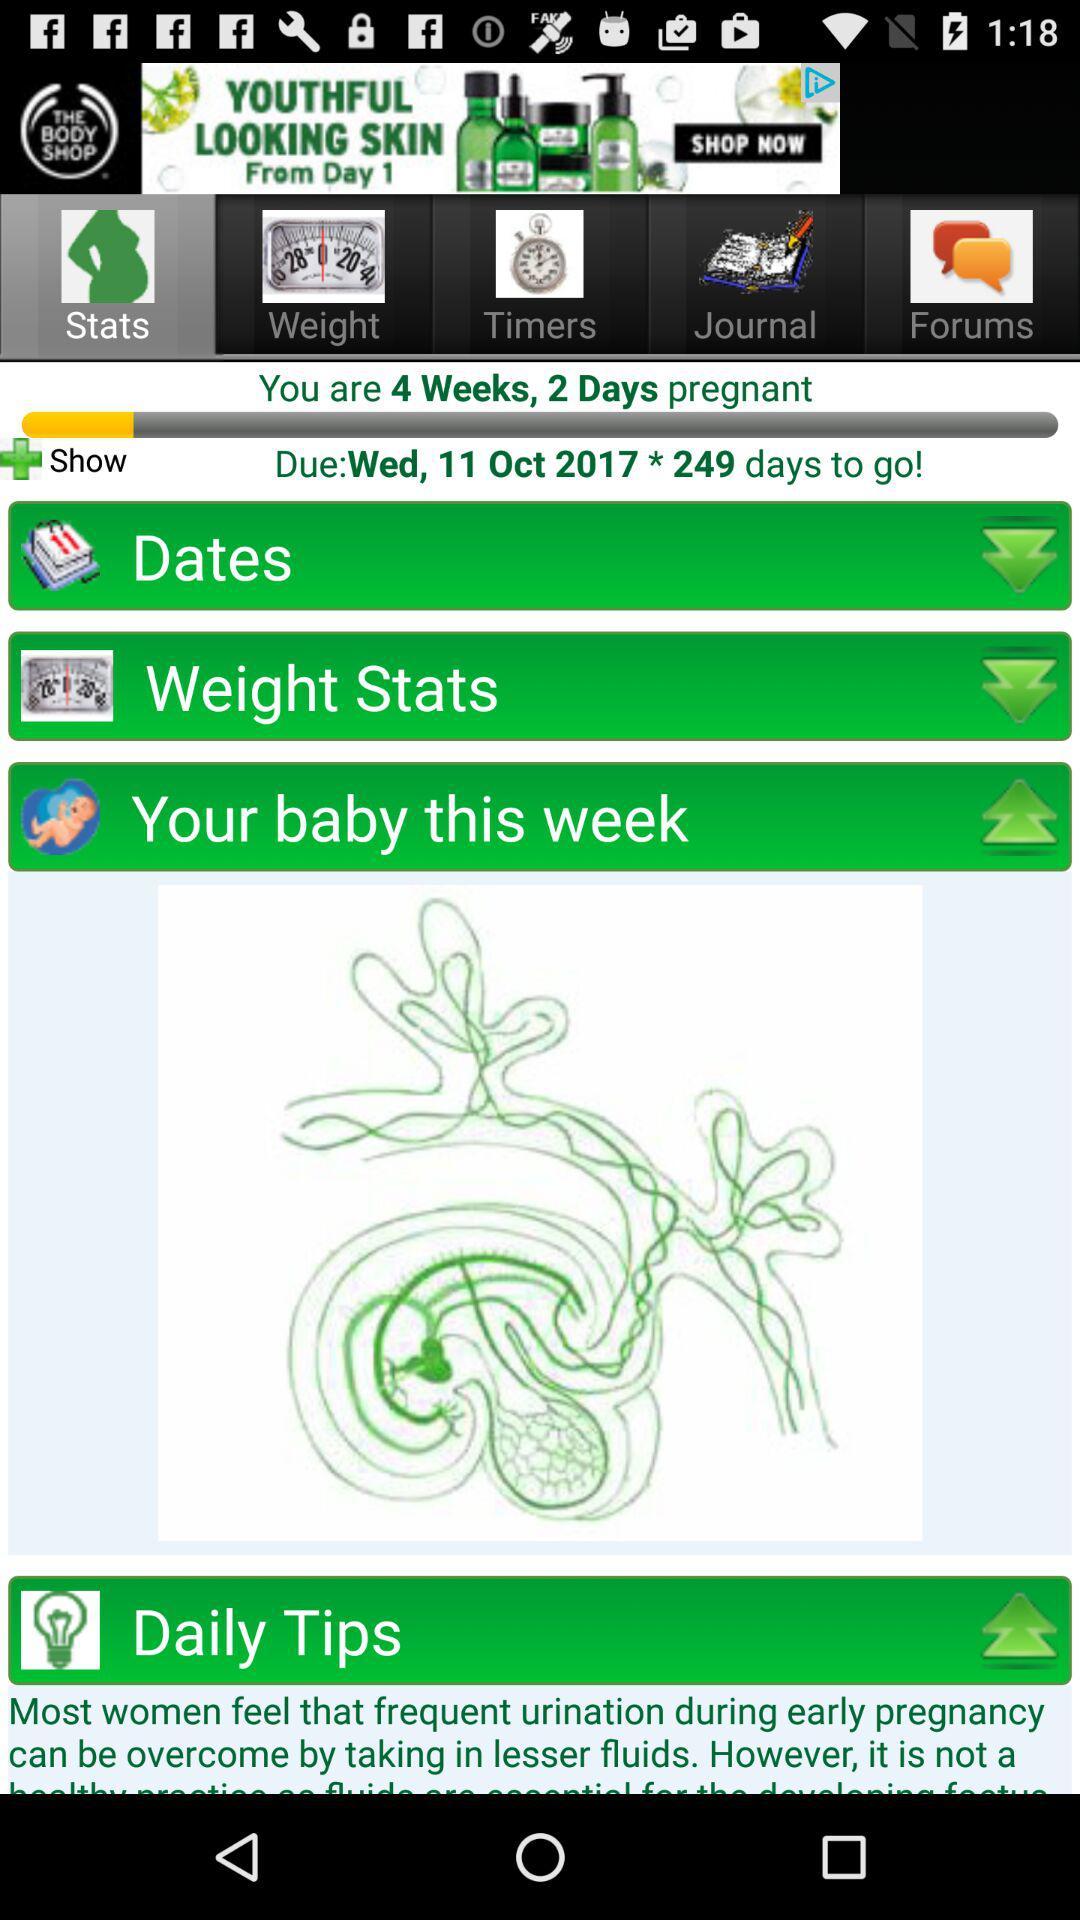  I want to click on picture of your baby this week, so click(540, 1212).